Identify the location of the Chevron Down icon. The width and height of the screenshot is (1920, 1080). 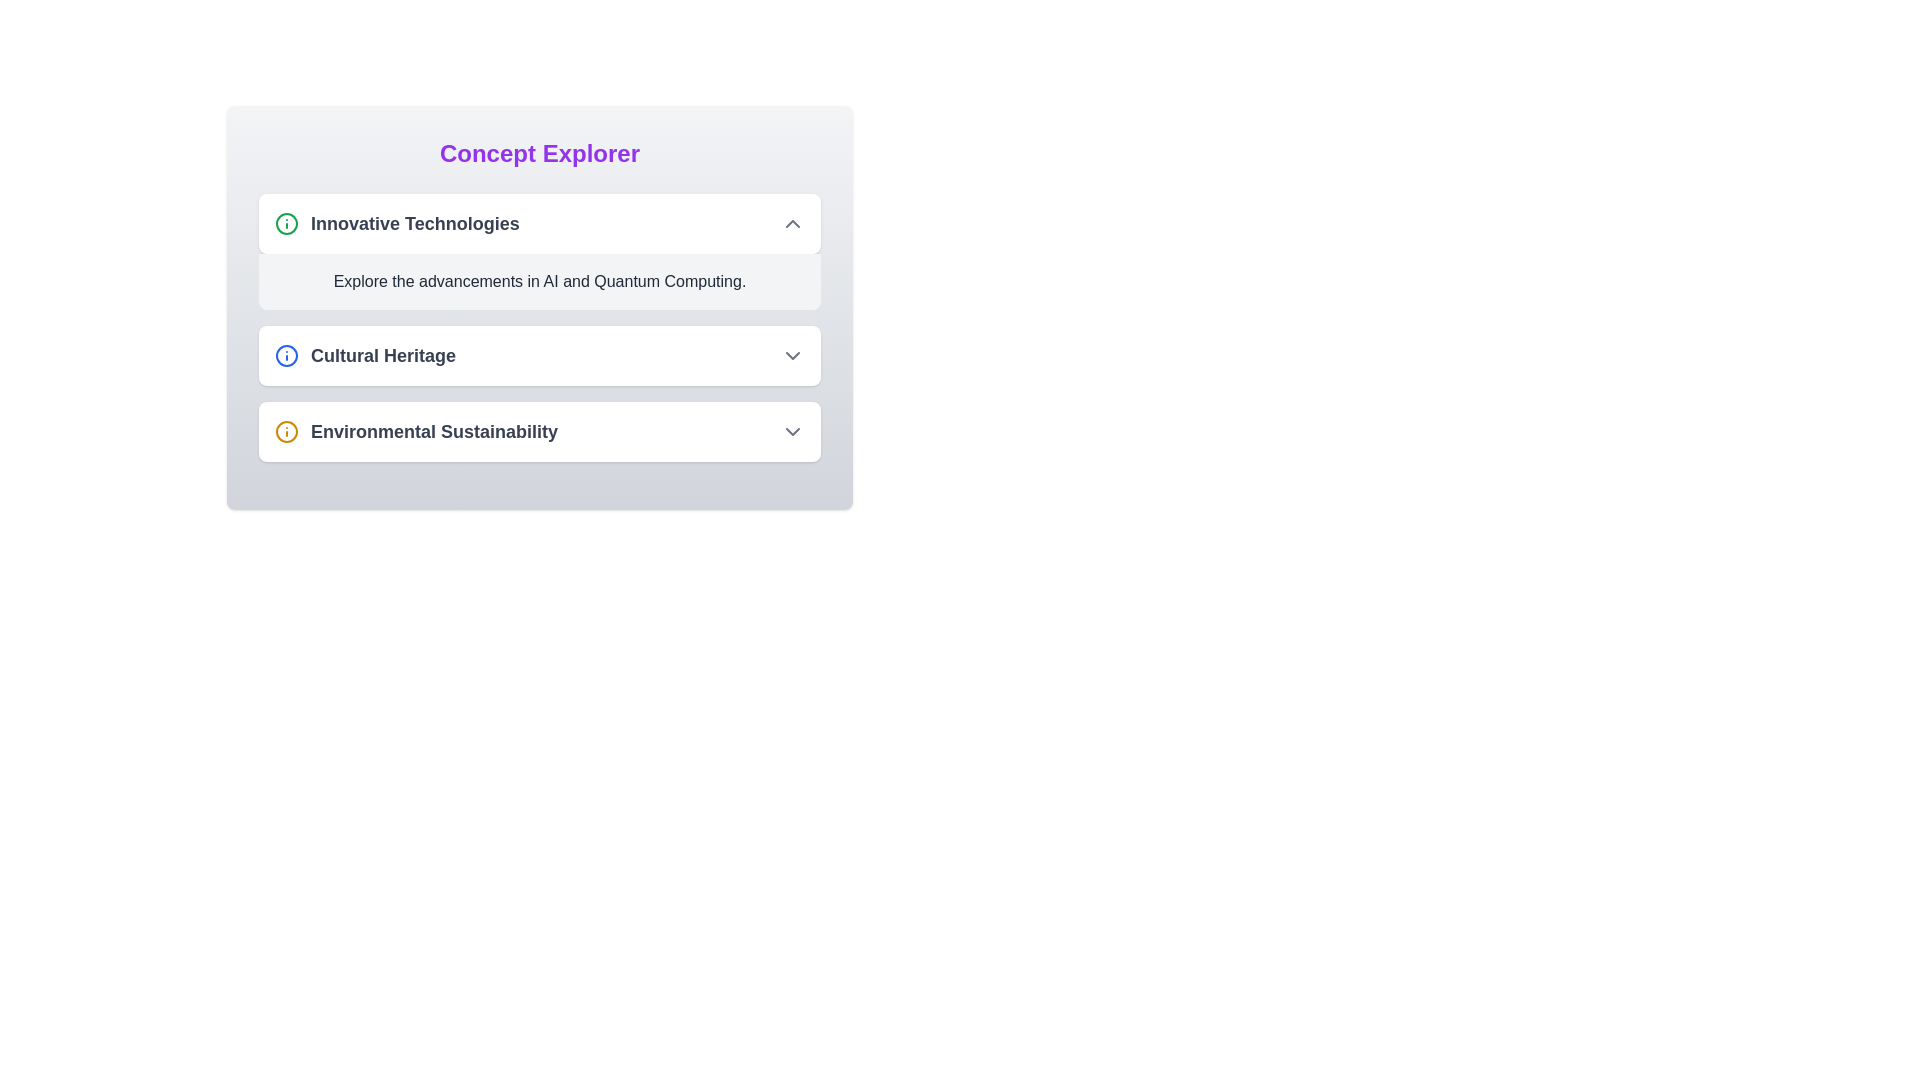
(791, 431).